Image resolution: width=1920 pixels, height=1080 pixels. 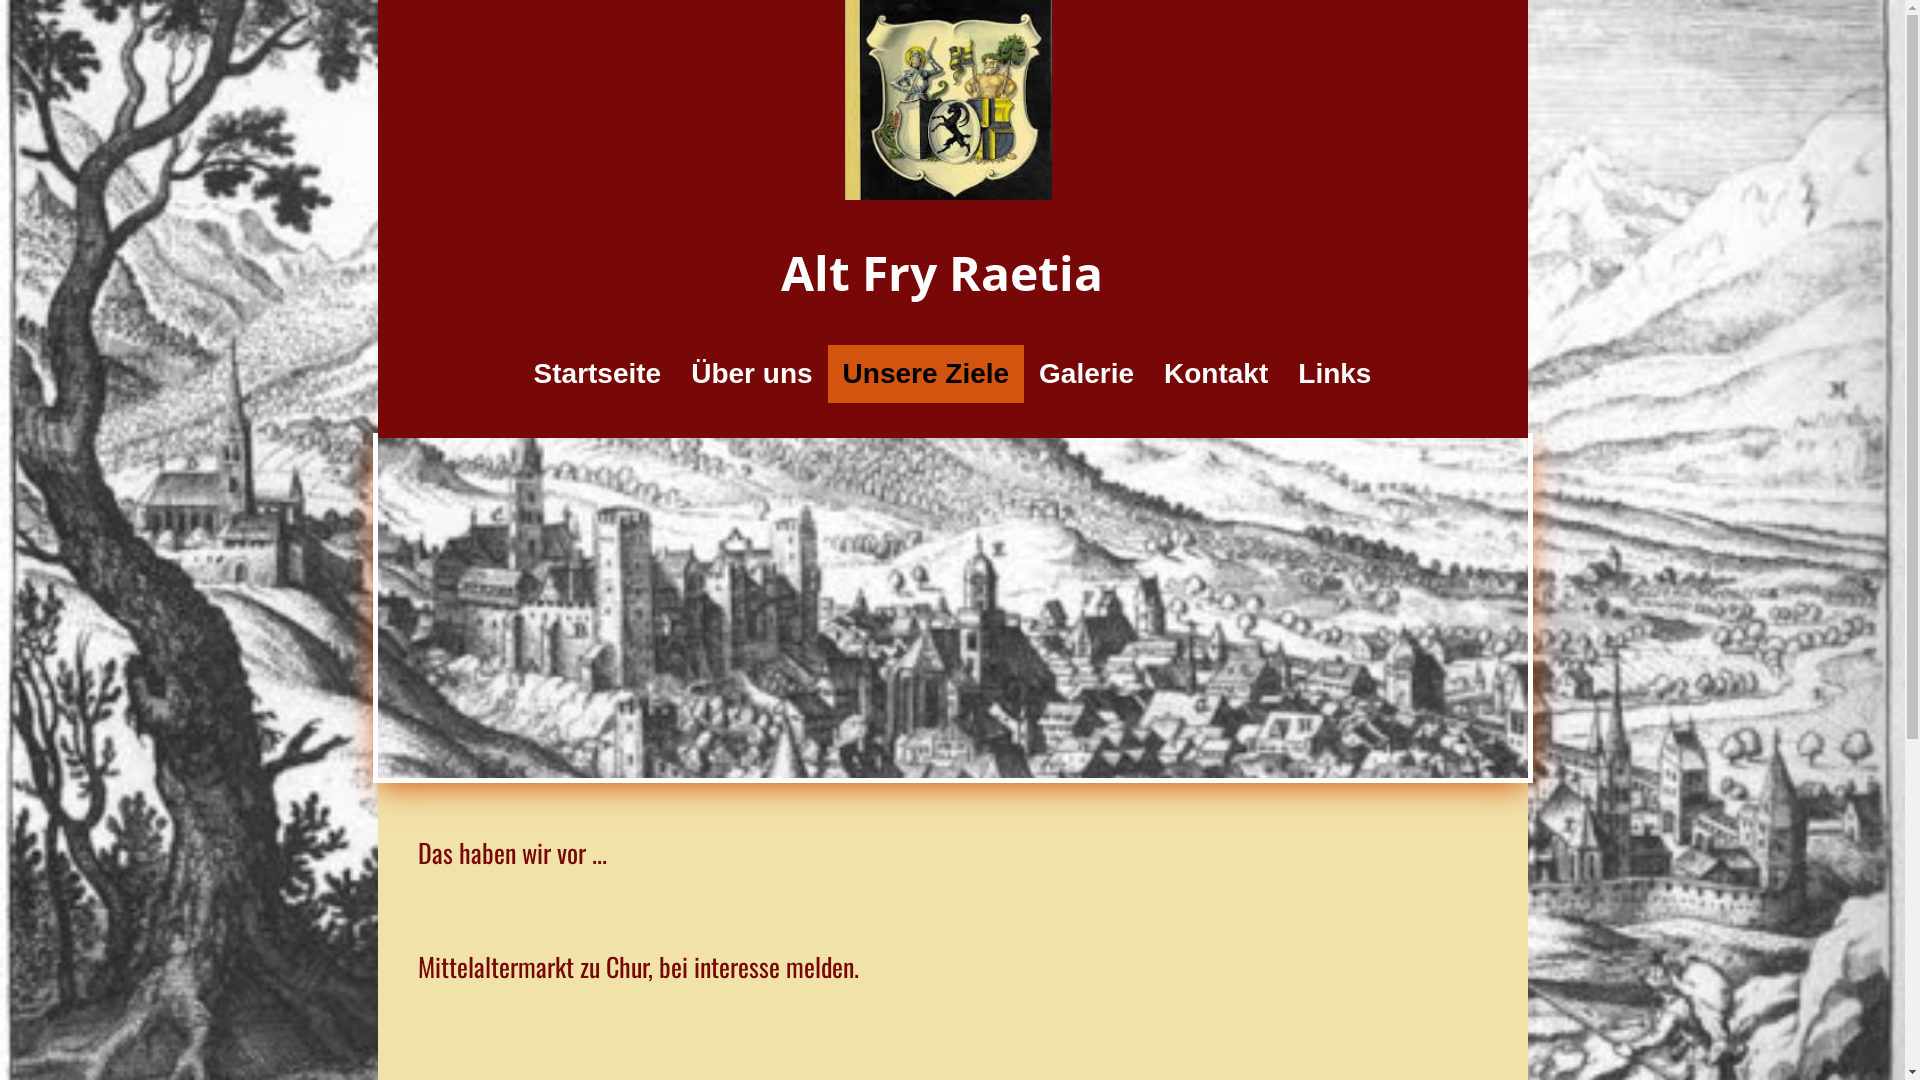 What do you see at coordinates (1334, 374) in the screenshot?
I see `'Links'` at bounding box center [1334, 374].